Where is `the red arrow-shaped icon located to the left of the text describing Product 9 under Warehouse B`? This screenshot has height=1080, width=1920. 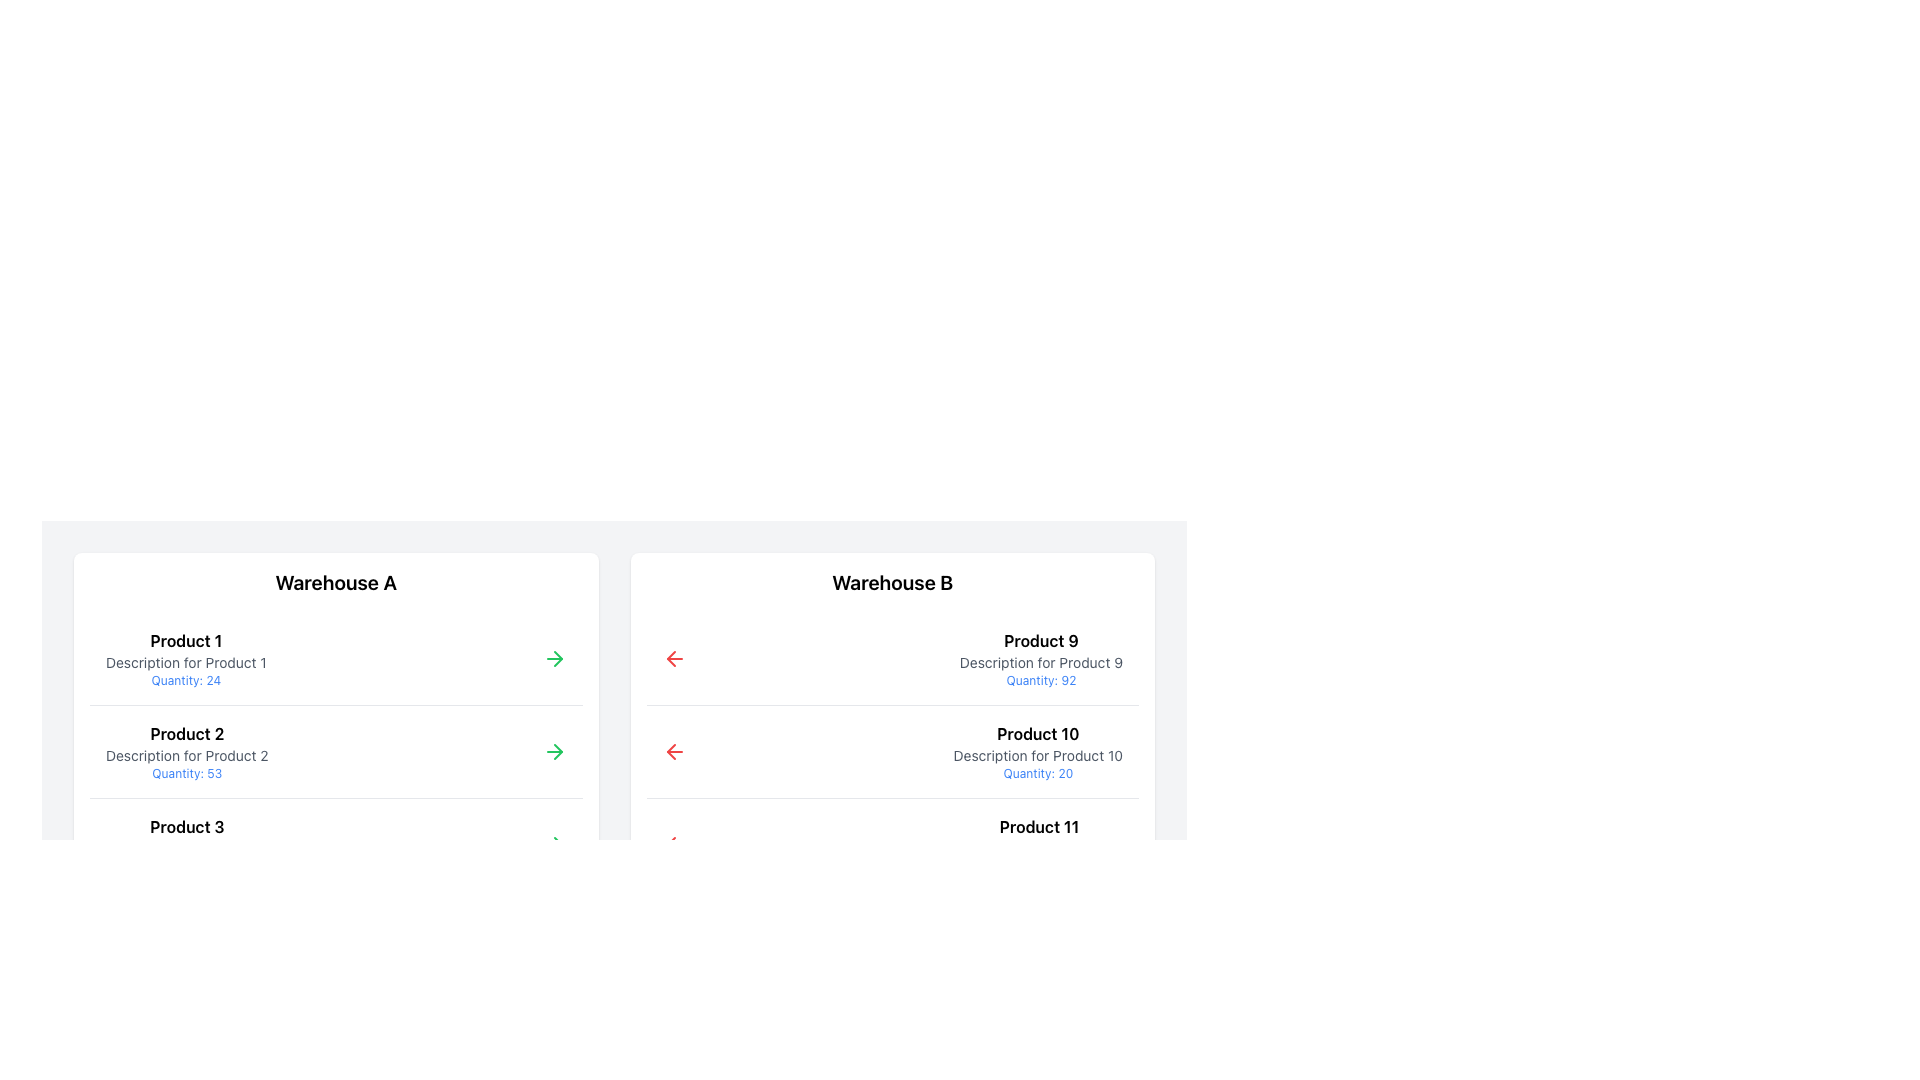
the red arrow-shaped icon located to the left of the text describing Product 9 under Warehouse B is located at coordinates (671, 1030).